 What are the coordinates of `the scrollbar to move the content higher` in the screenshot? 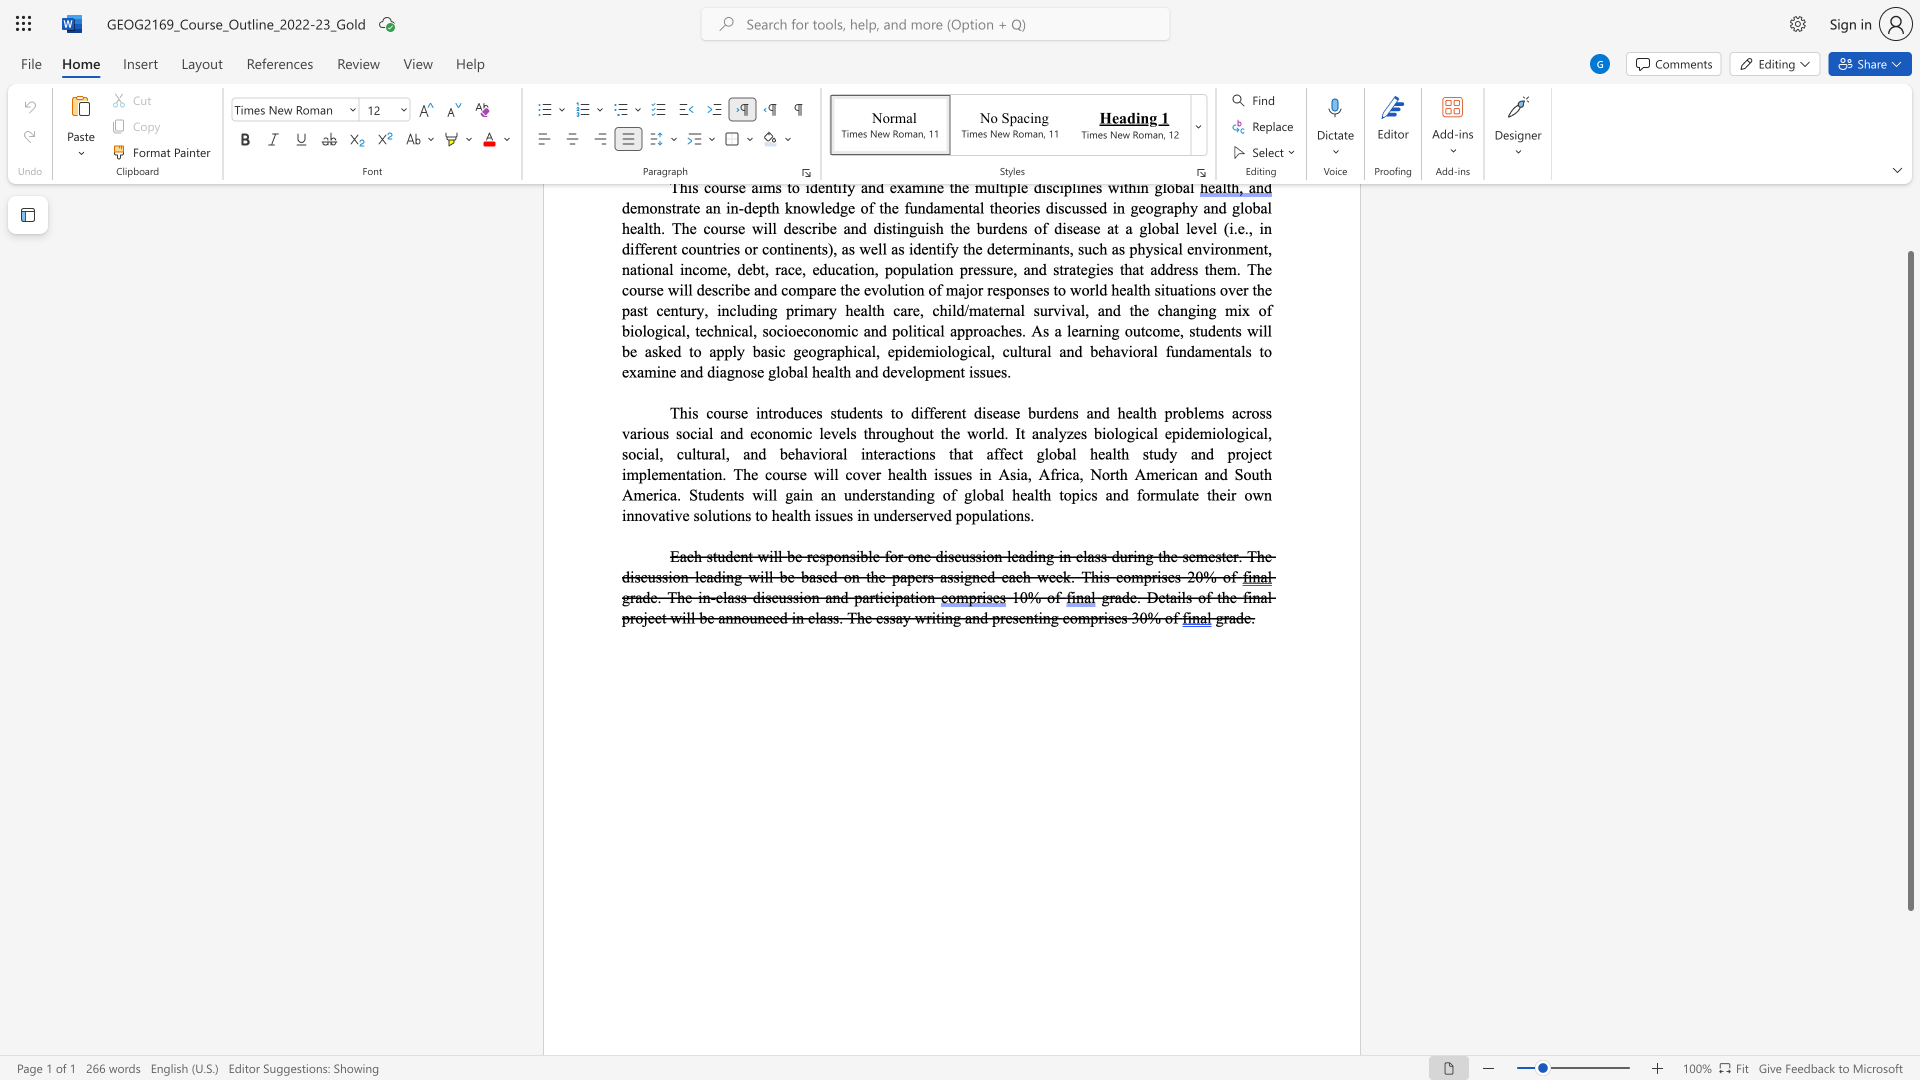 It's located at (1909, 229).